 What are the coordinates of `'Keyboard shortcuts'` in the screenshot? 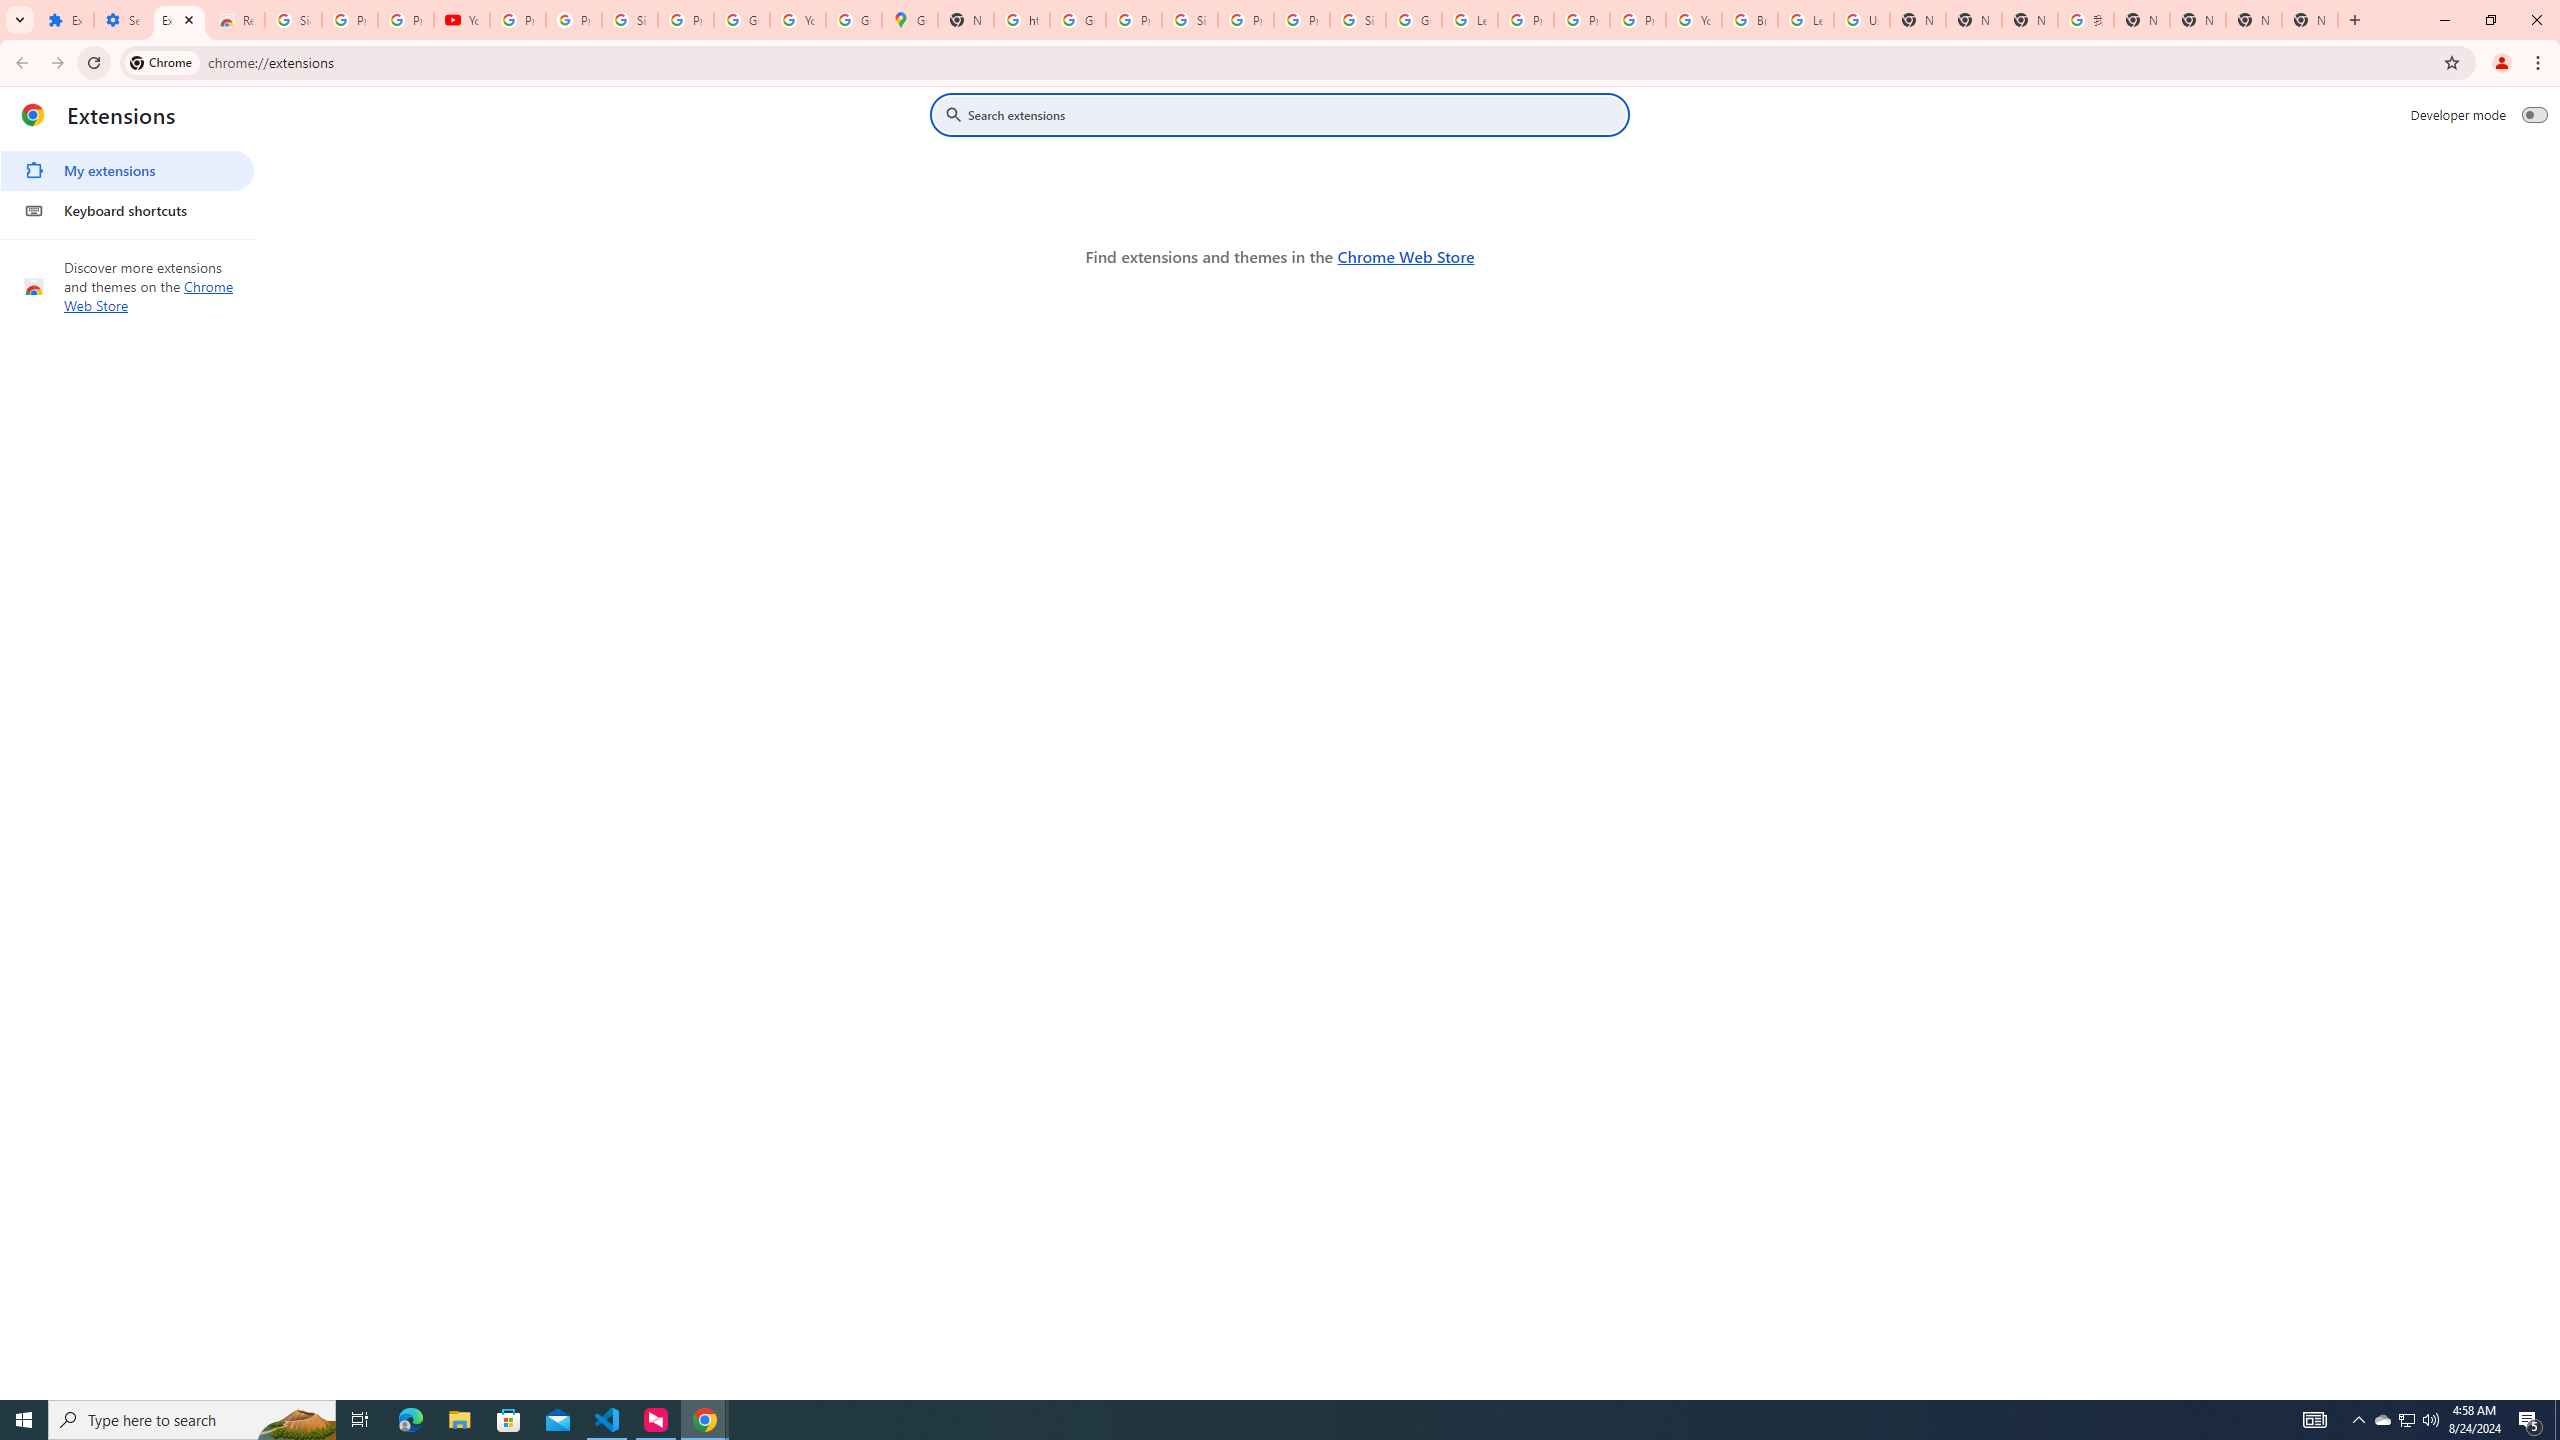 It's located at (126, 210).